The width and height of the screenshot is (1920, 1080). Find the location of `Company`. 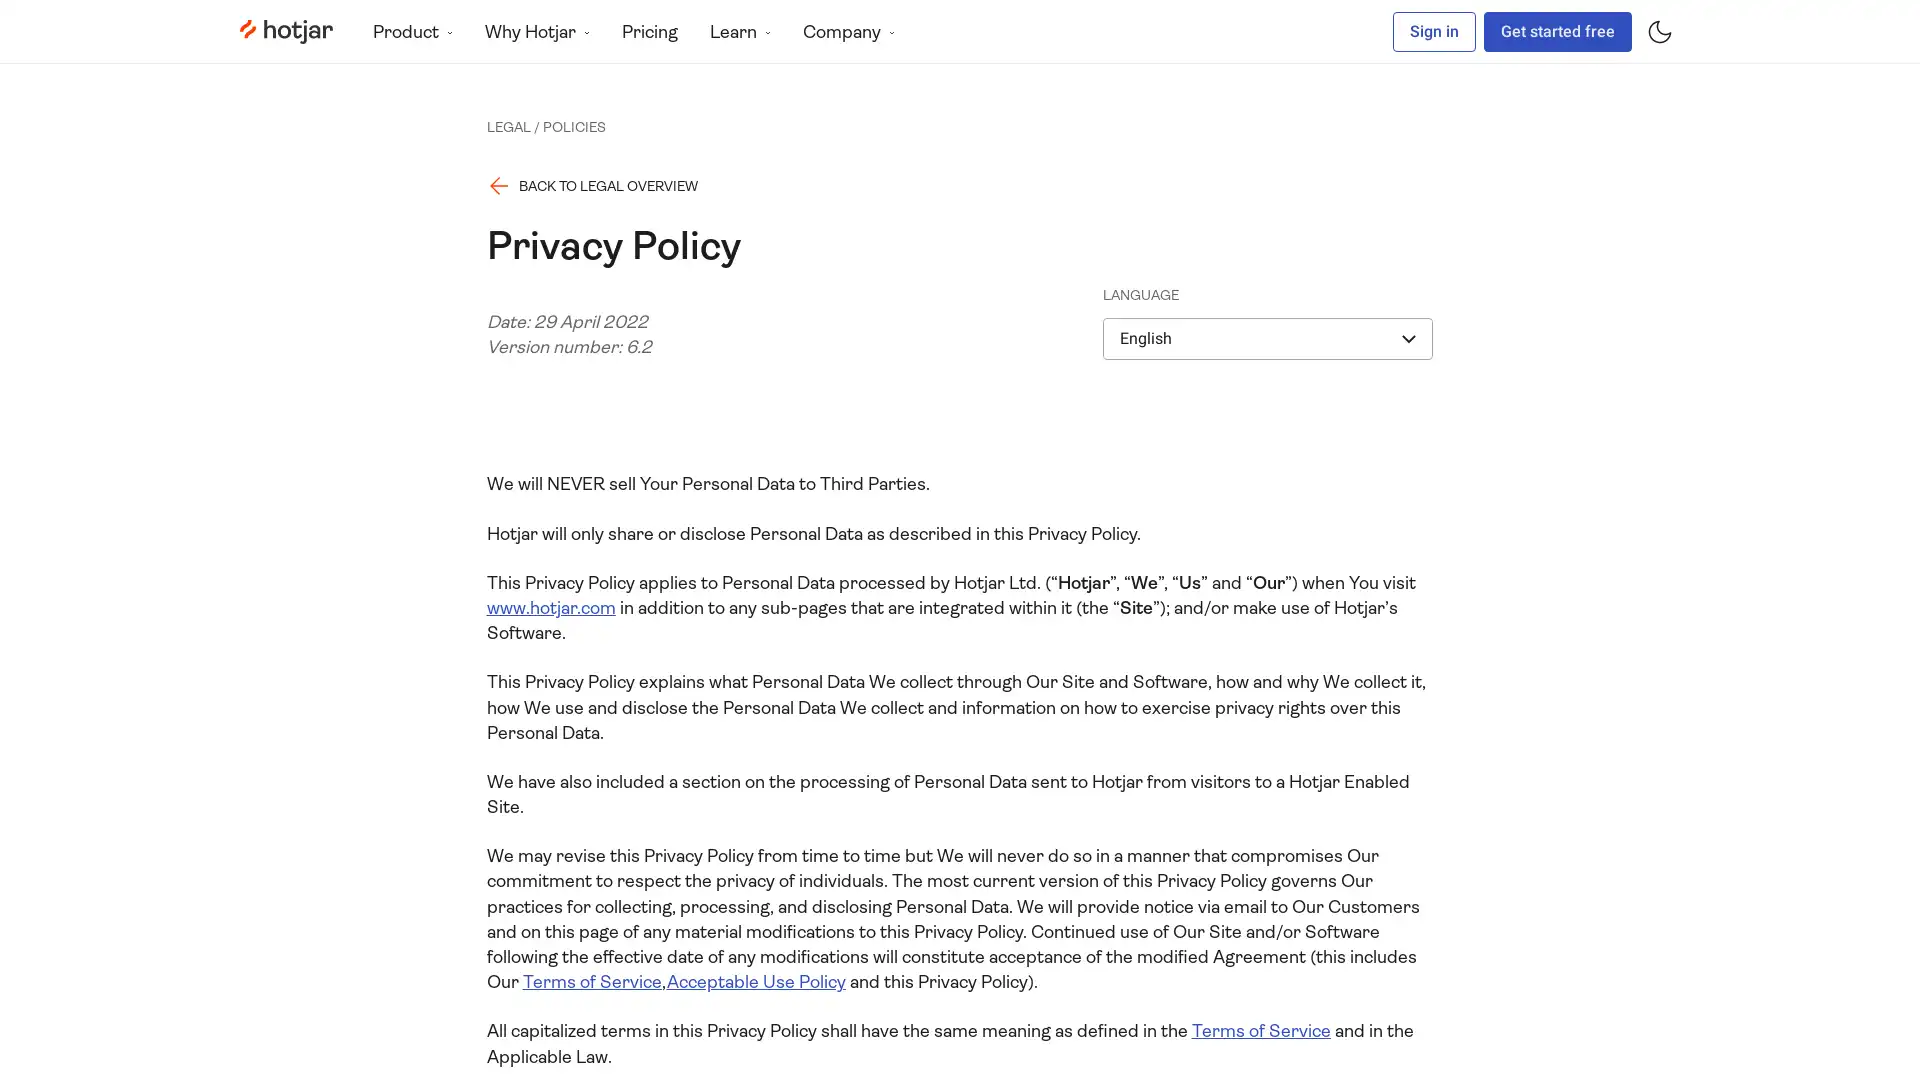

Company is located at coordinates (849, 31).